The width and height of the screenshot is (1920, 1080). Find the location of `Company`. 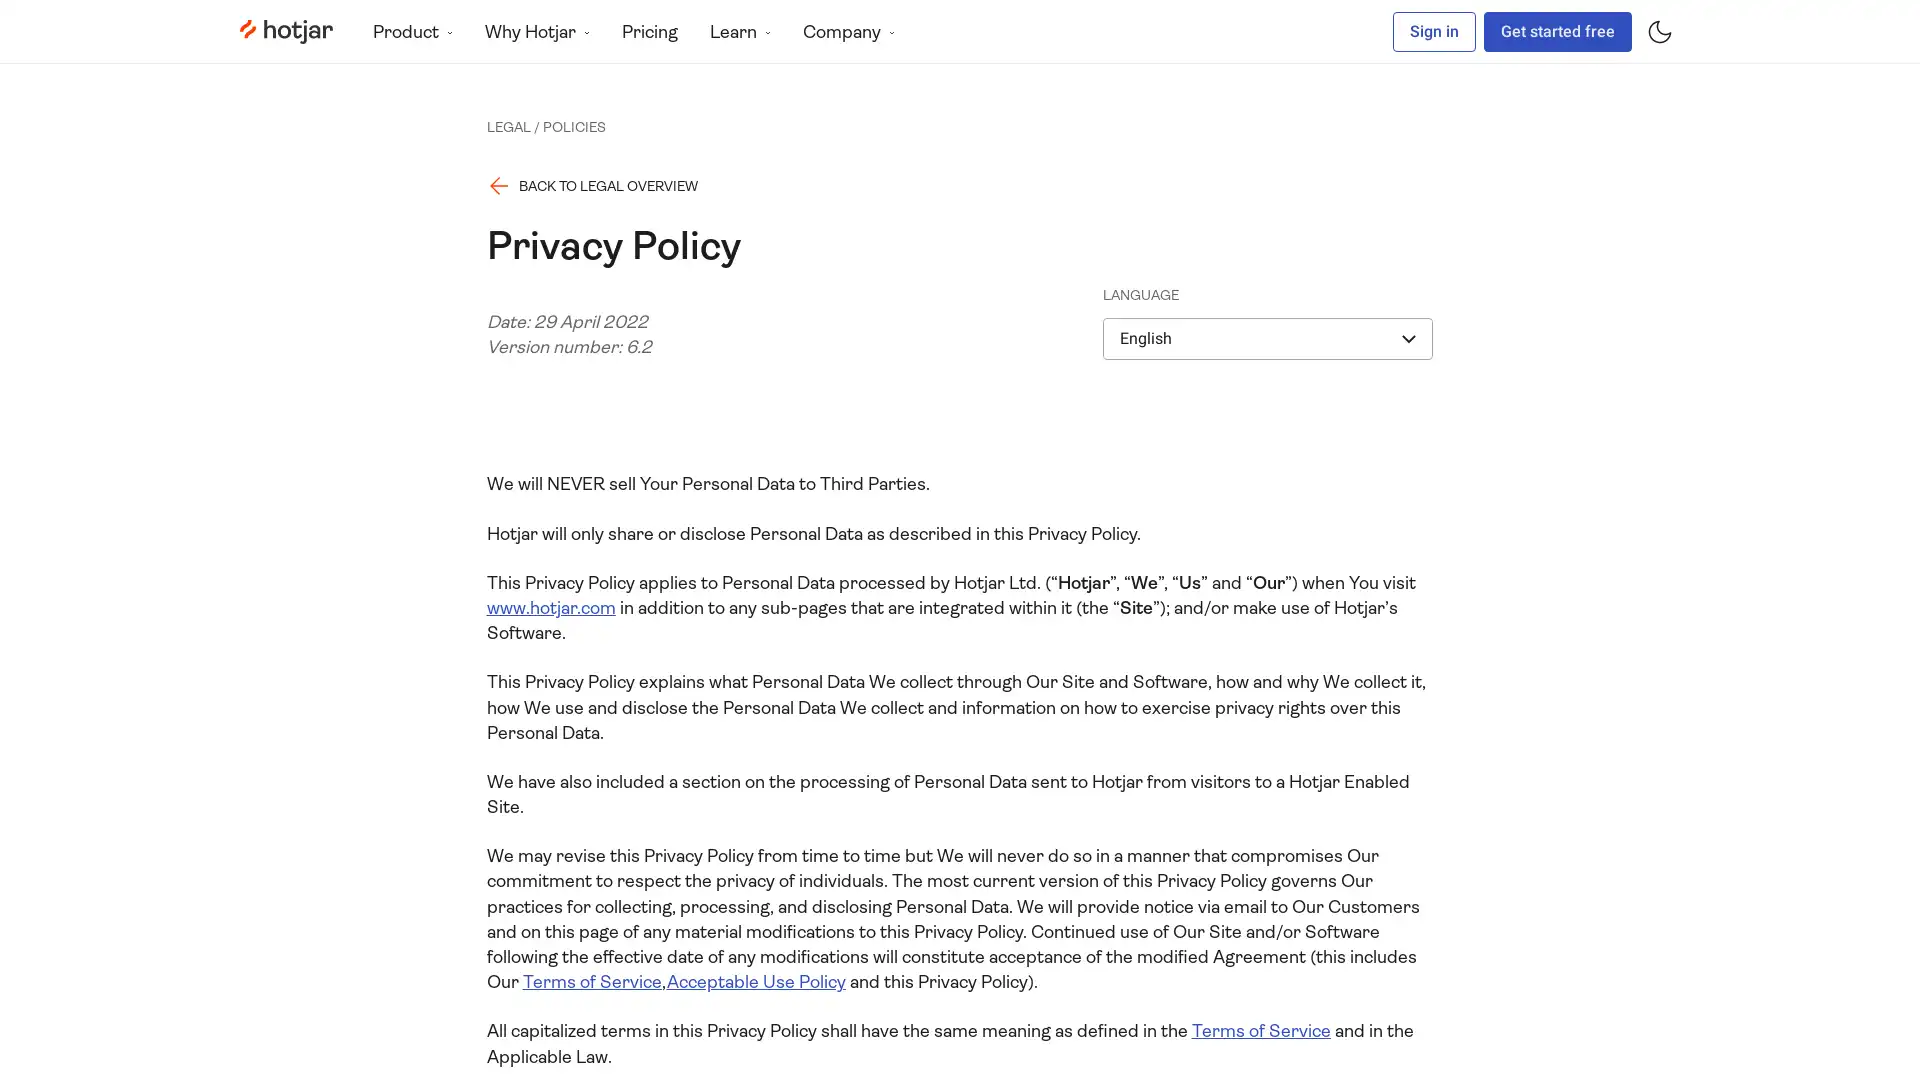

Company is located at coordinates (849, 31).